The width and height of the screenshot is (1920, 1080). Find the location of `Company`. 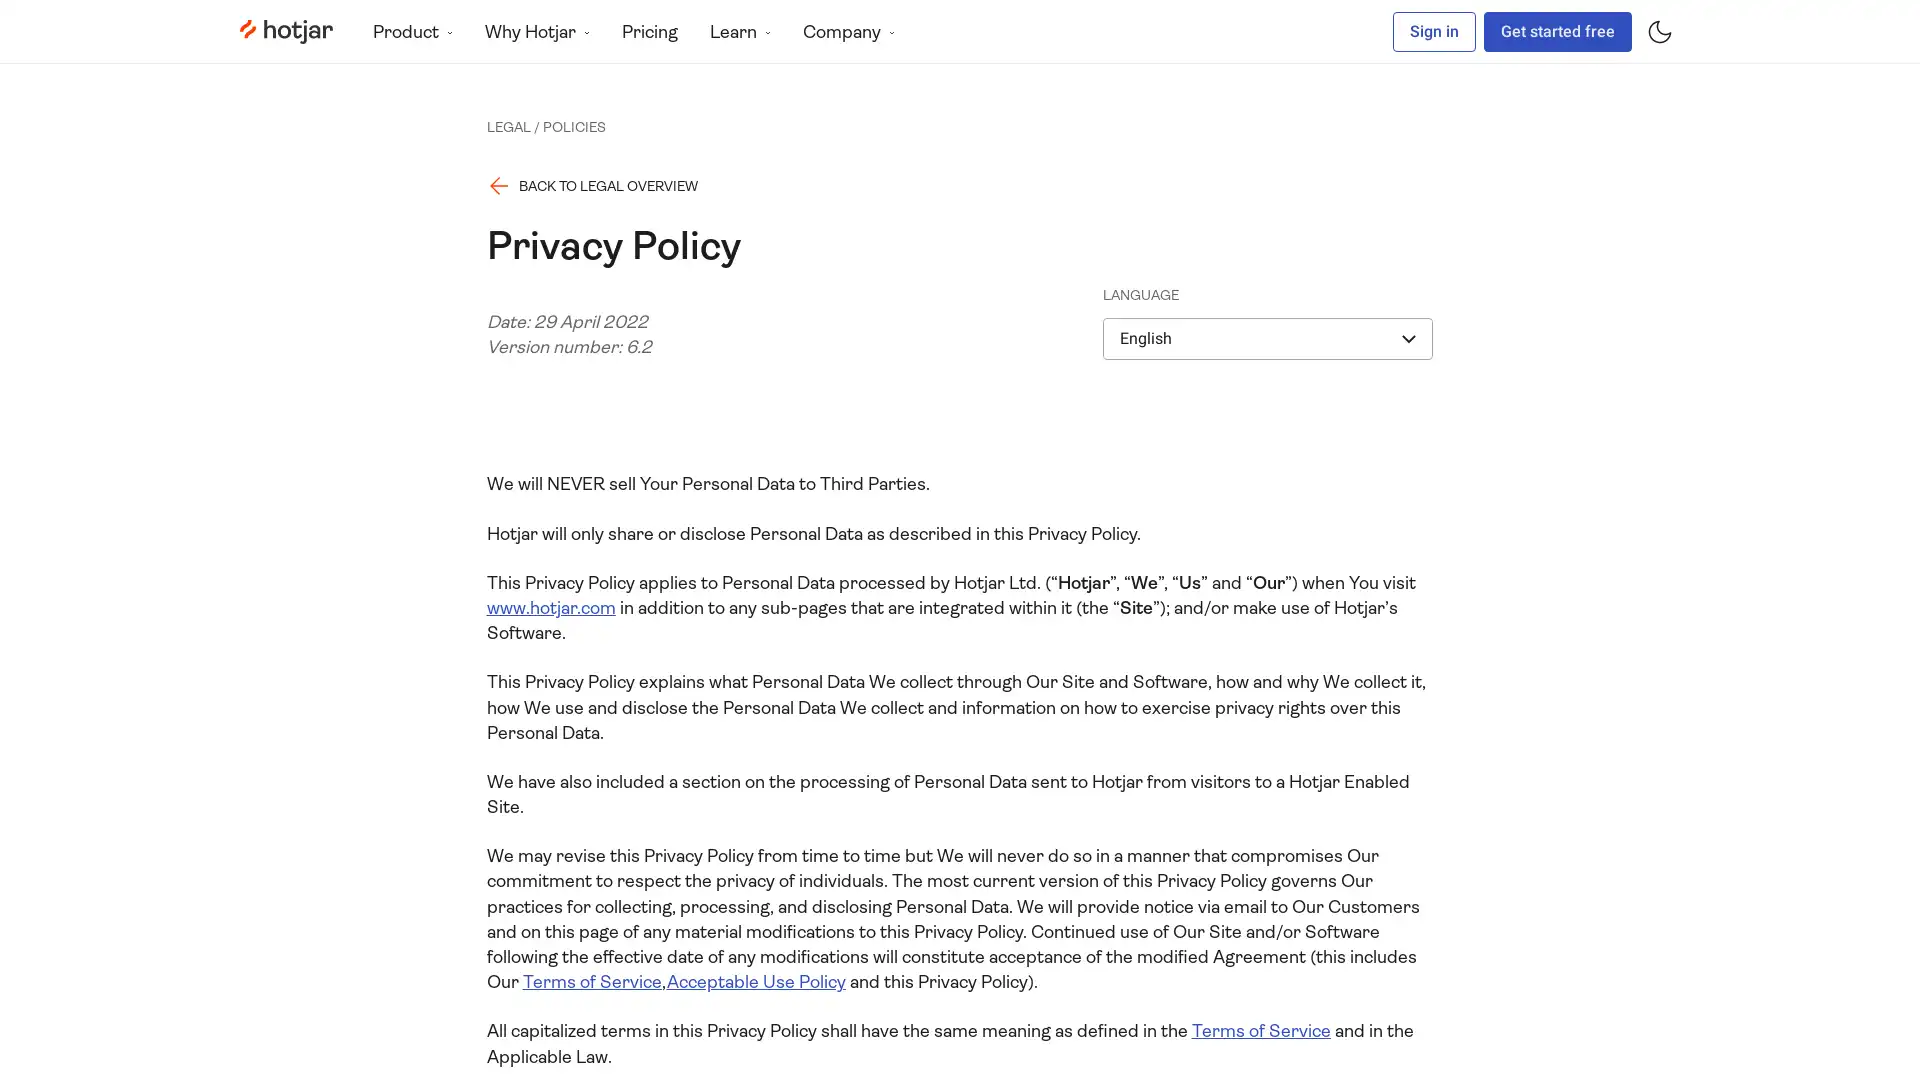

Company is located at coordinates (849, 31).